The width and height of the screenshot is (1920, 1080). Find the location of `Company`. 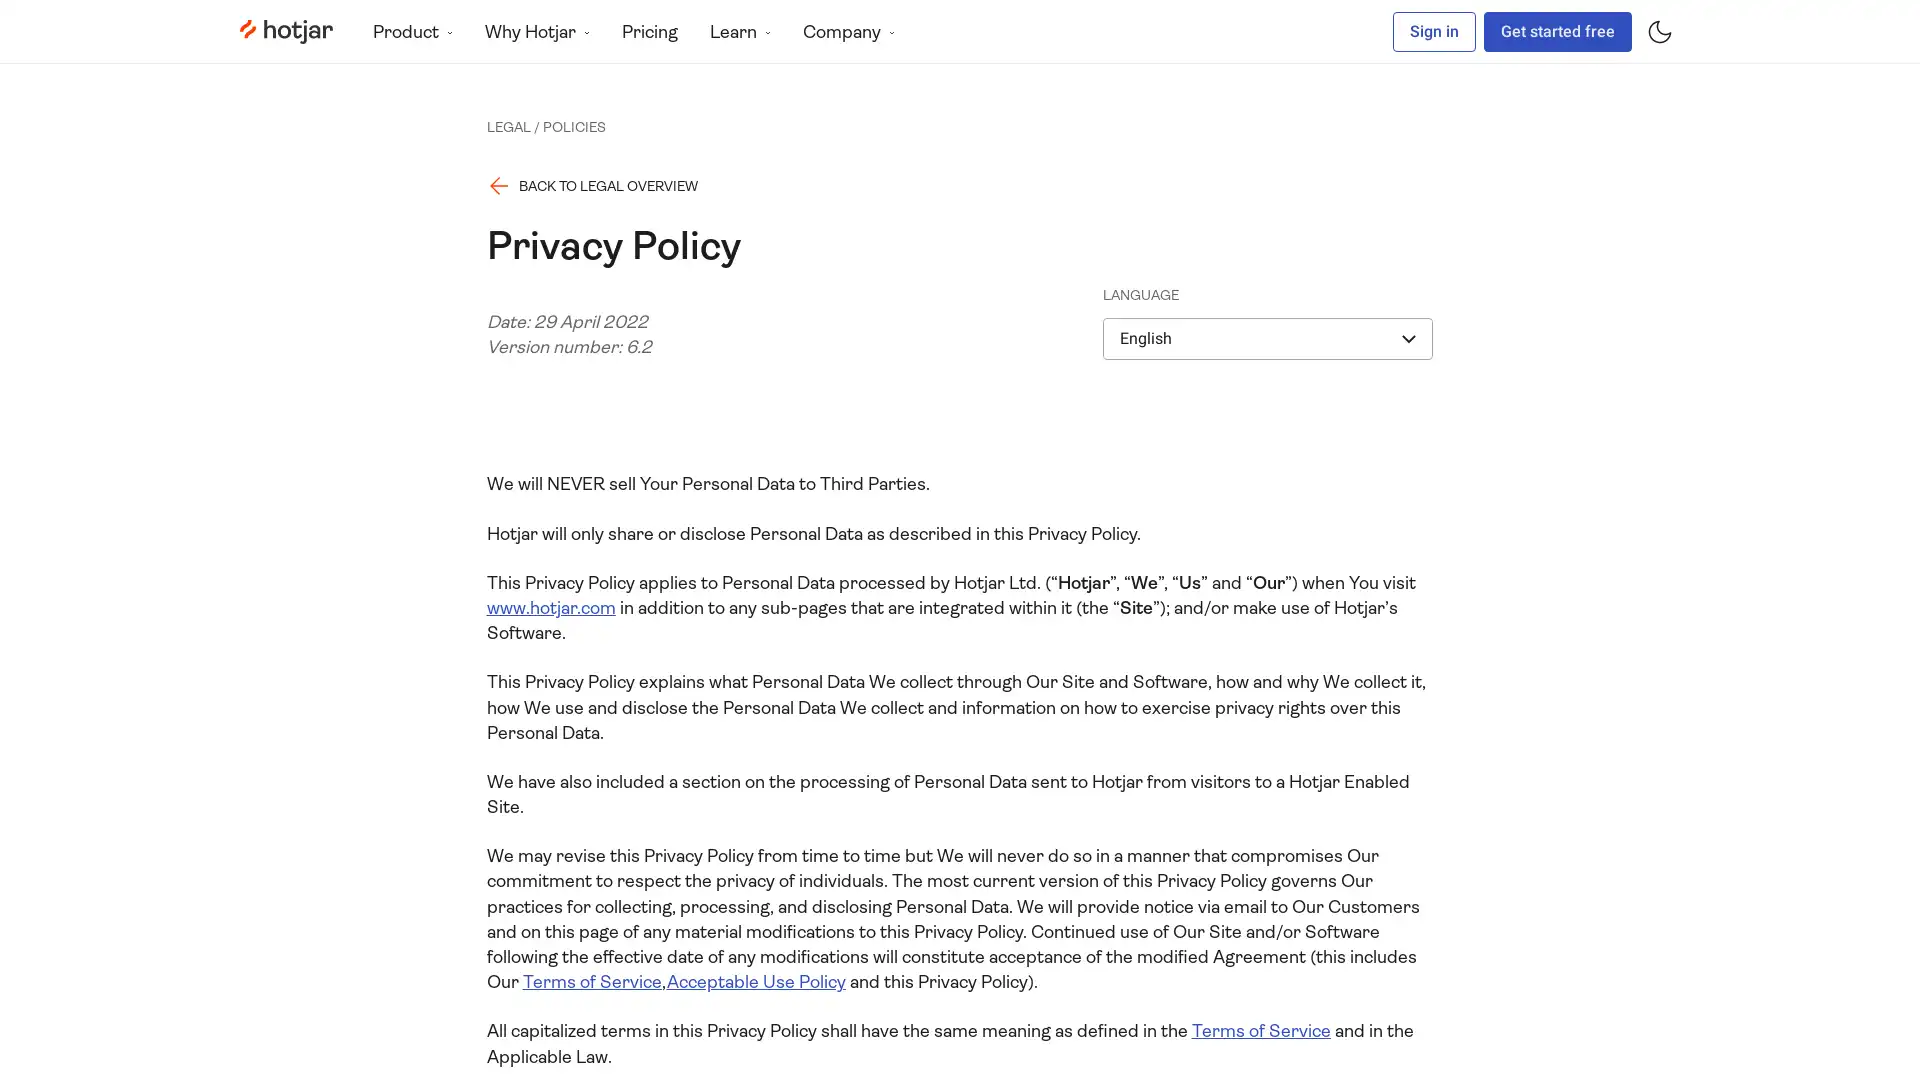

Company is located at coordinates (849, 31).